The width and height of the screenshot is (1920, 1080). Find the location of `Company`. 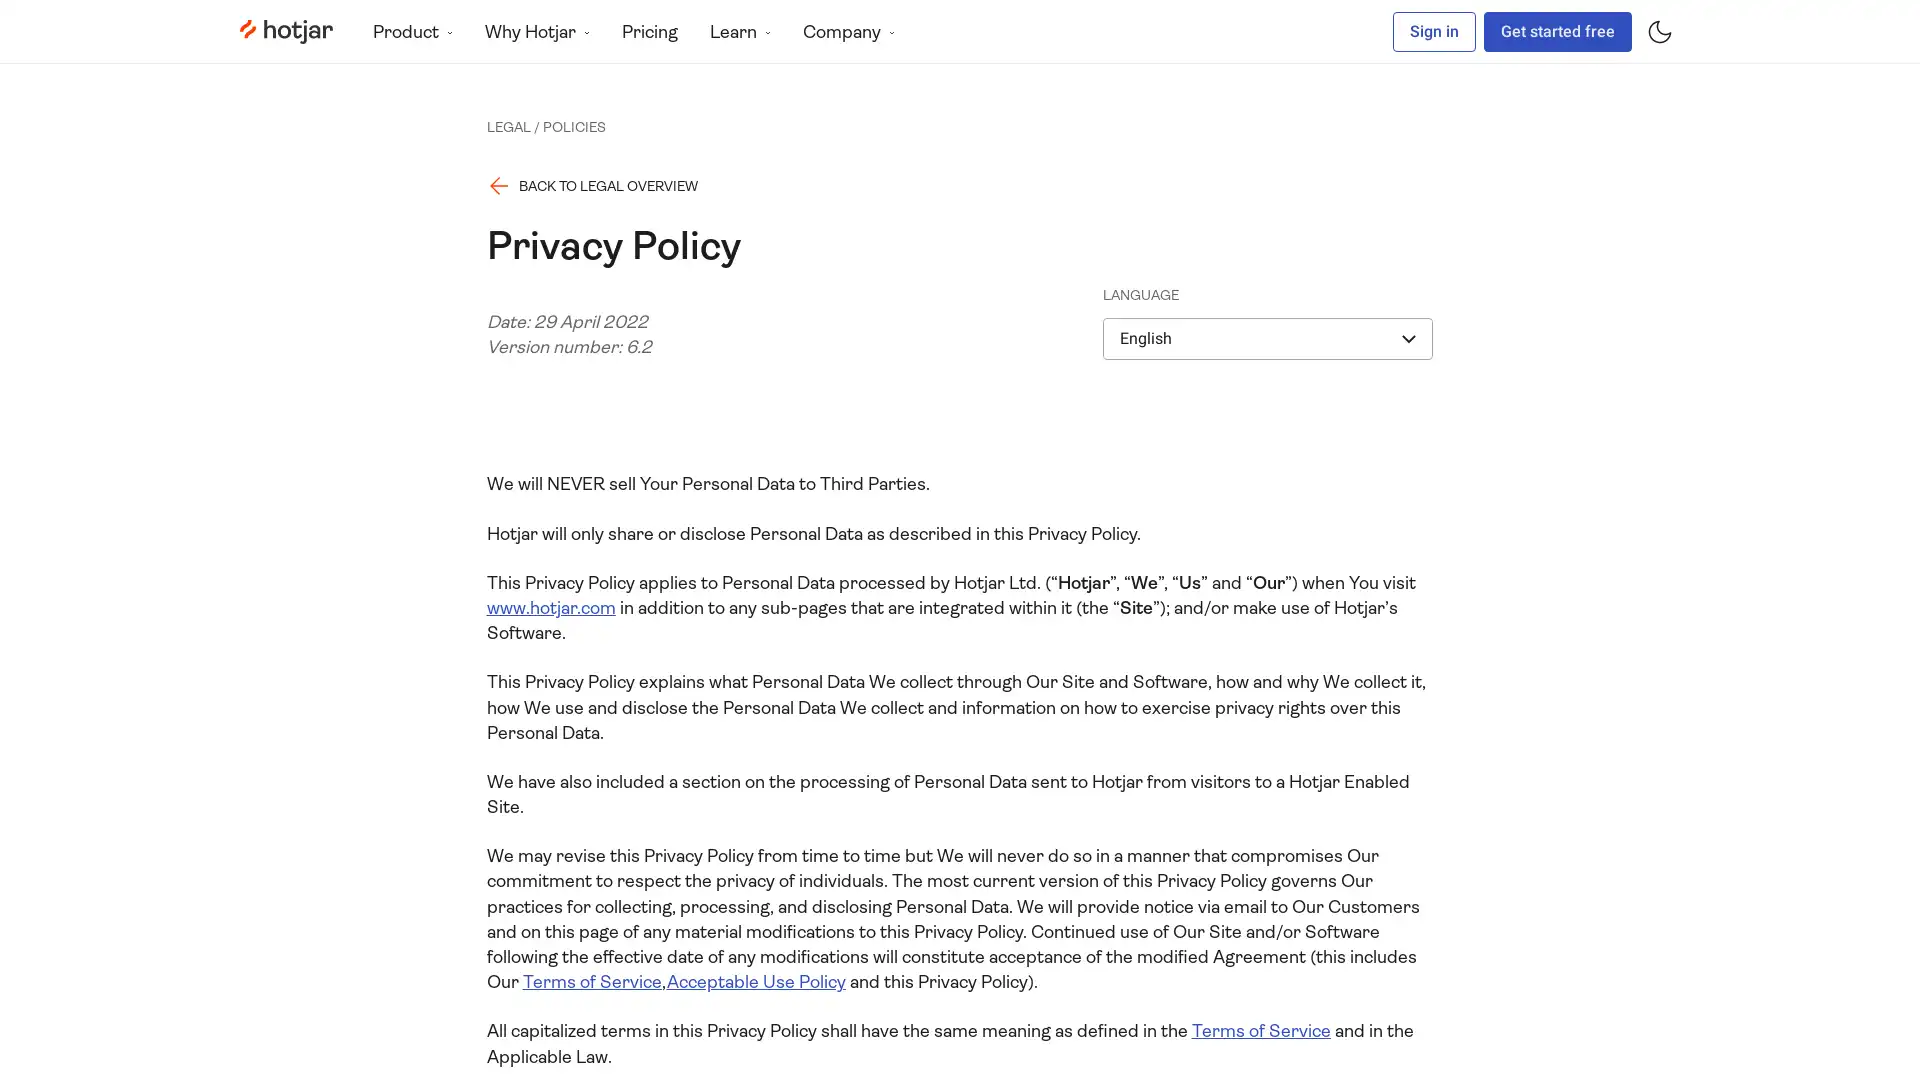

Company is located at coordinates (849, 31).